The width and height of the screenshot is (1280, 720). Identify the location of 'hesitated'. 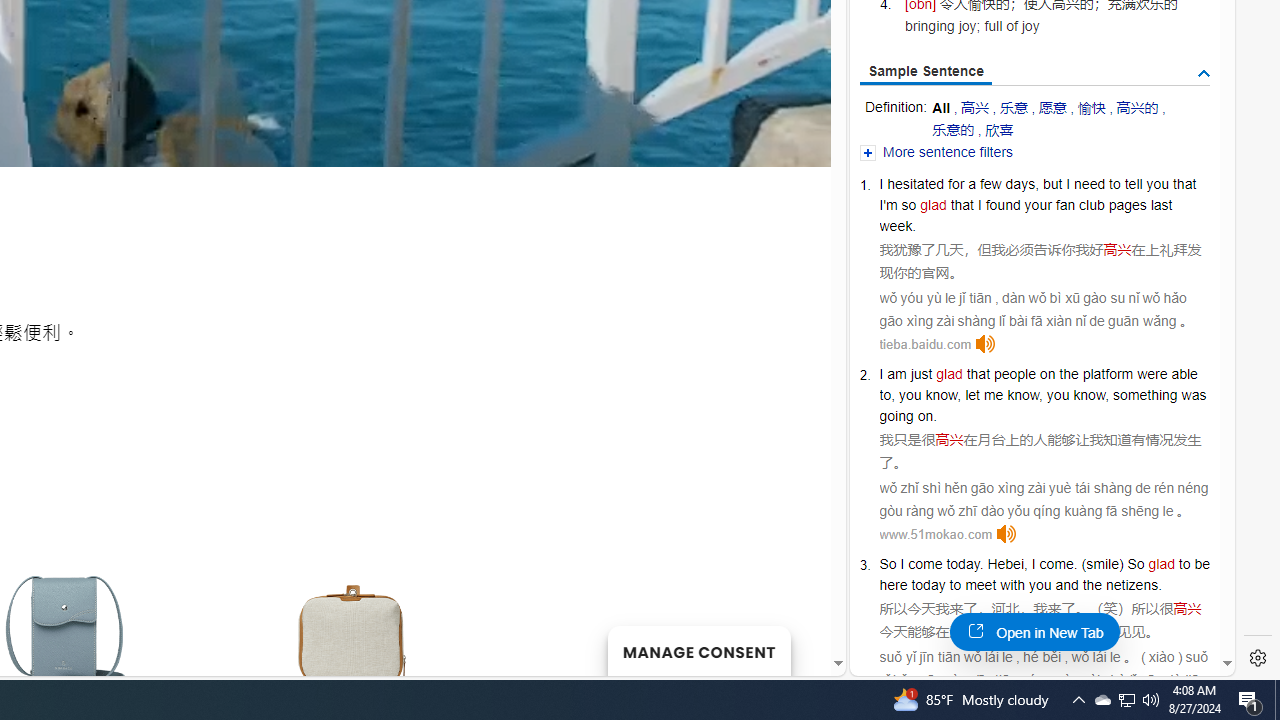
(914, 183).